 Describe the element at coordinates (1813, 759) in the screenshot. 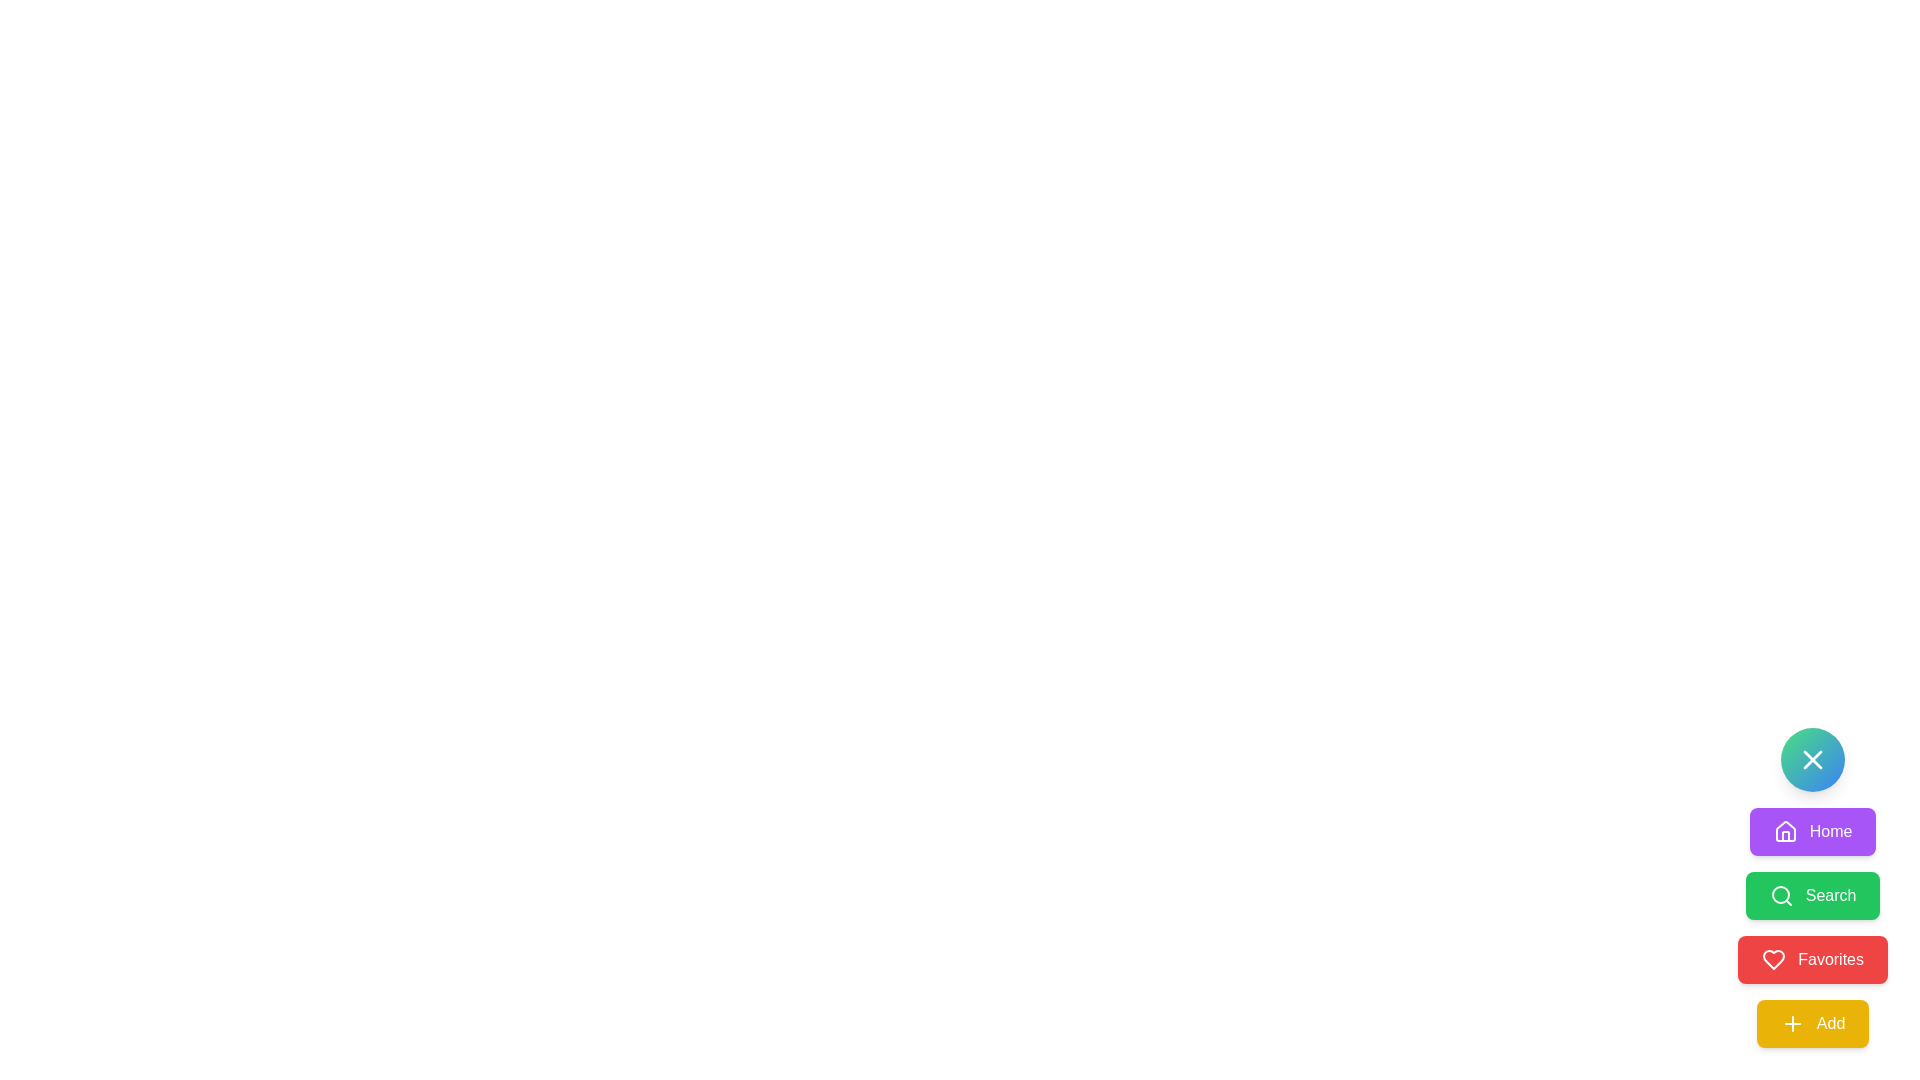

I see `the dismiss button located at the bottom-right corner of the interface, above the buttons labeled 'Home', 'Search', 'Favorites', and 'Add'` at that location.